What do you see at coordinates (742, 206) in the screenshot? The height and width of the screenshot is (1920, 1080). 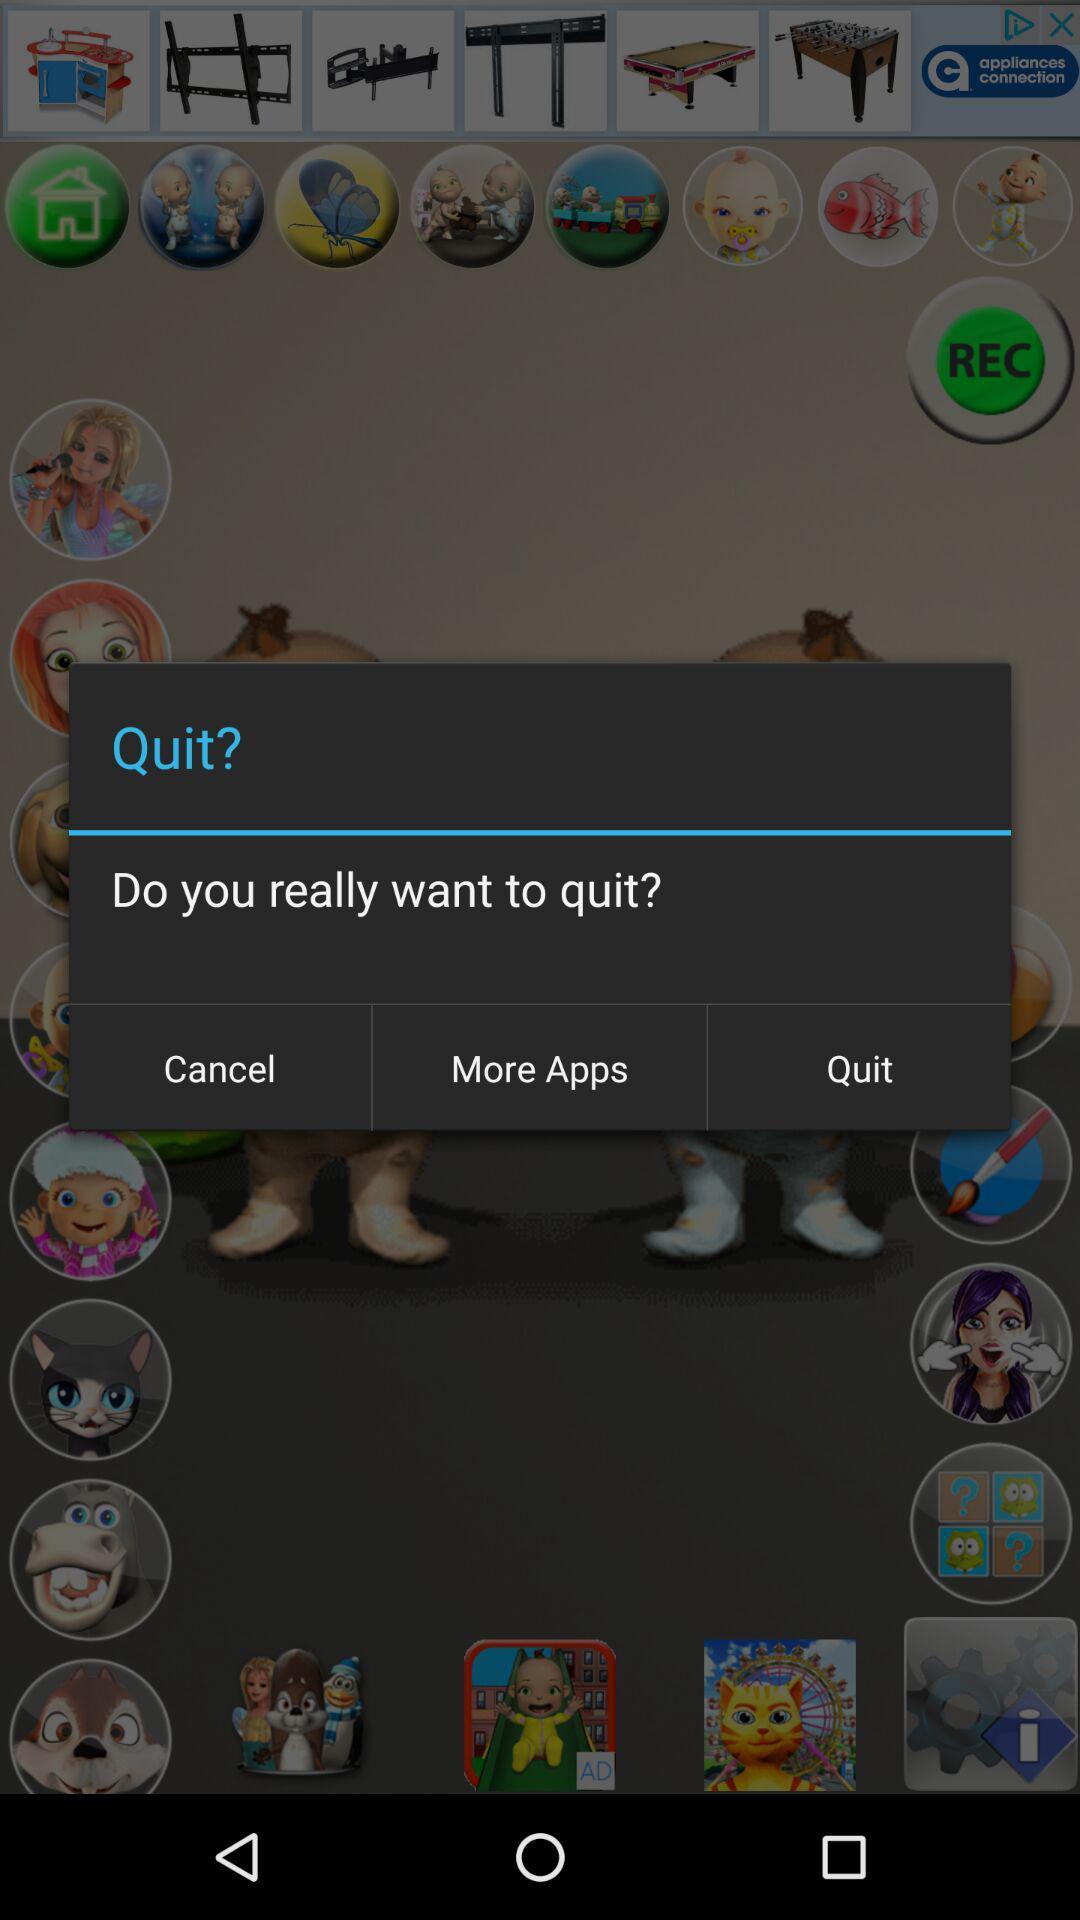 I see `baby` at bounding box center [742, 206].